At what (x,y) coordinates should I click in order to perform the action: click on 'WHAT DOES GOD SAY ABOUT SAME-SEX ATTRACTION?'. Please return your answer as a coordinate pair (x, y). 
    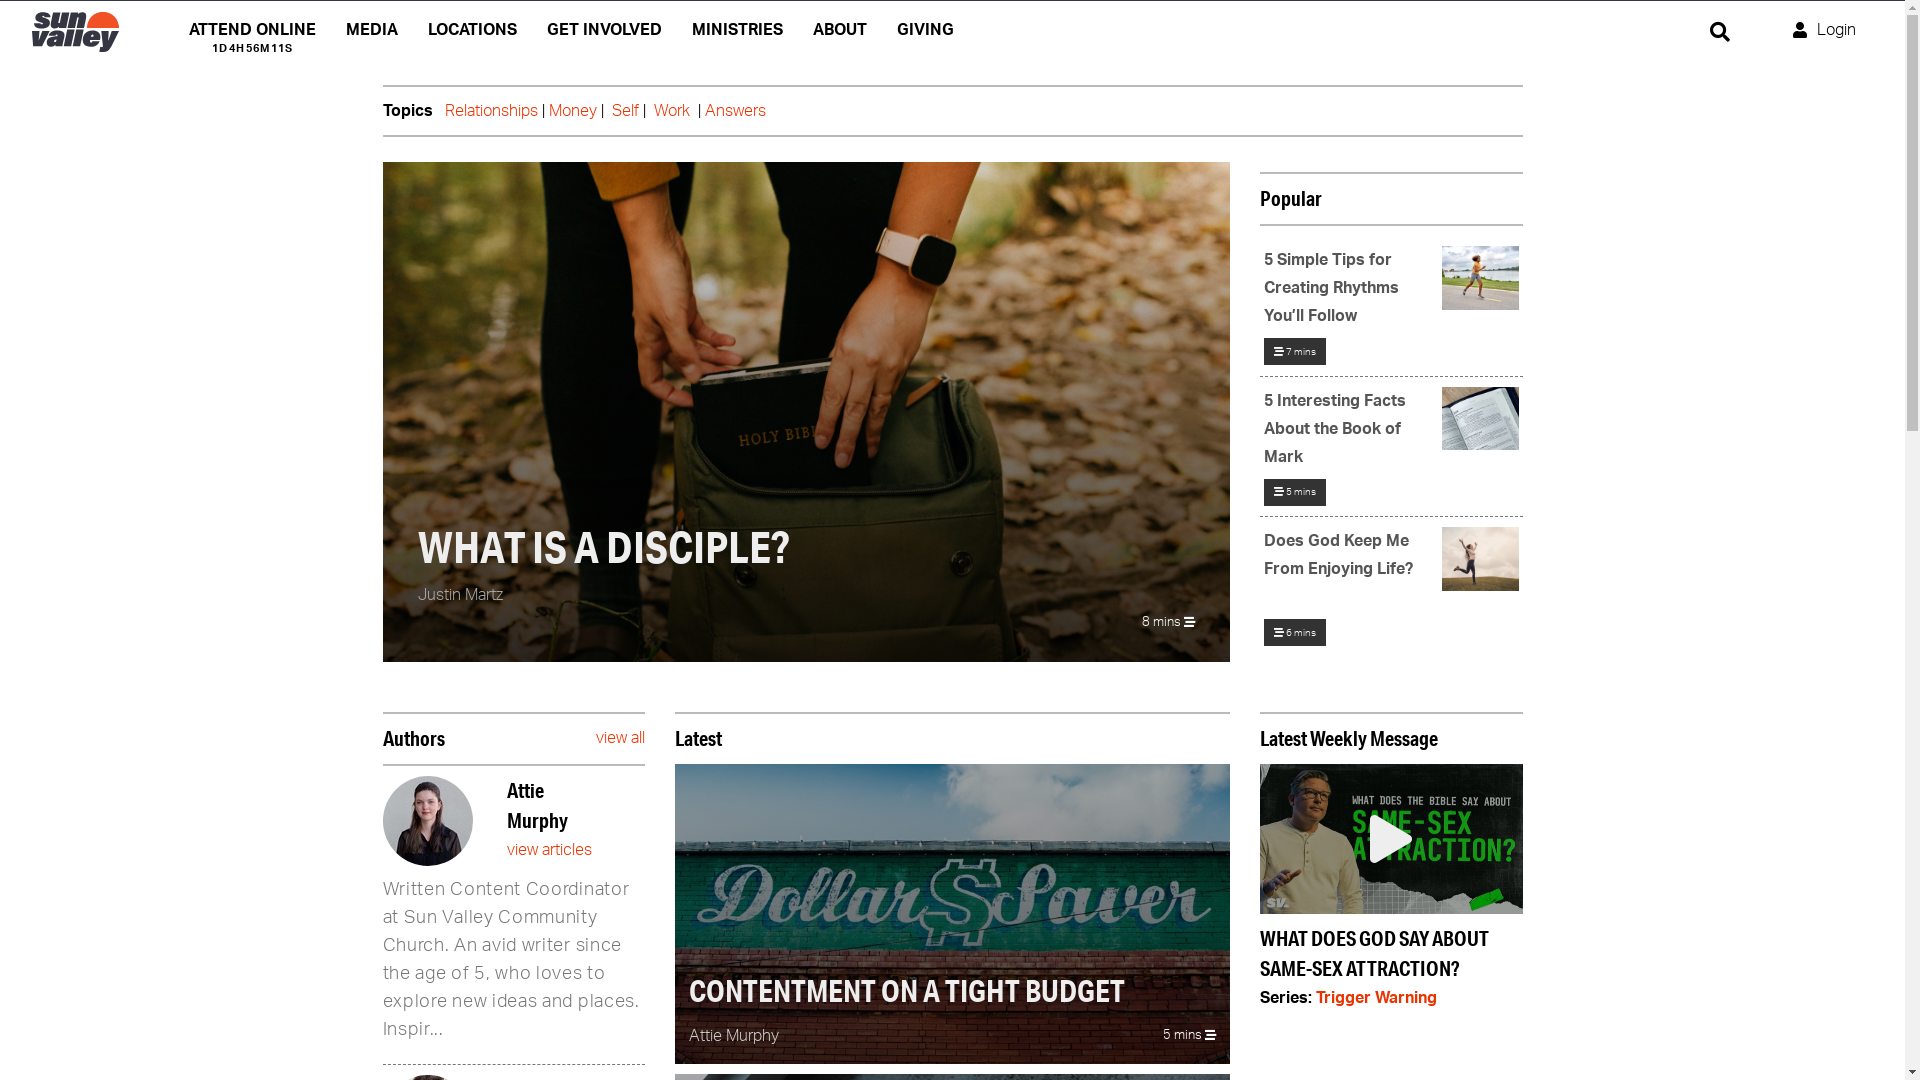
    Looking at the image, I should click on (1390, 883).